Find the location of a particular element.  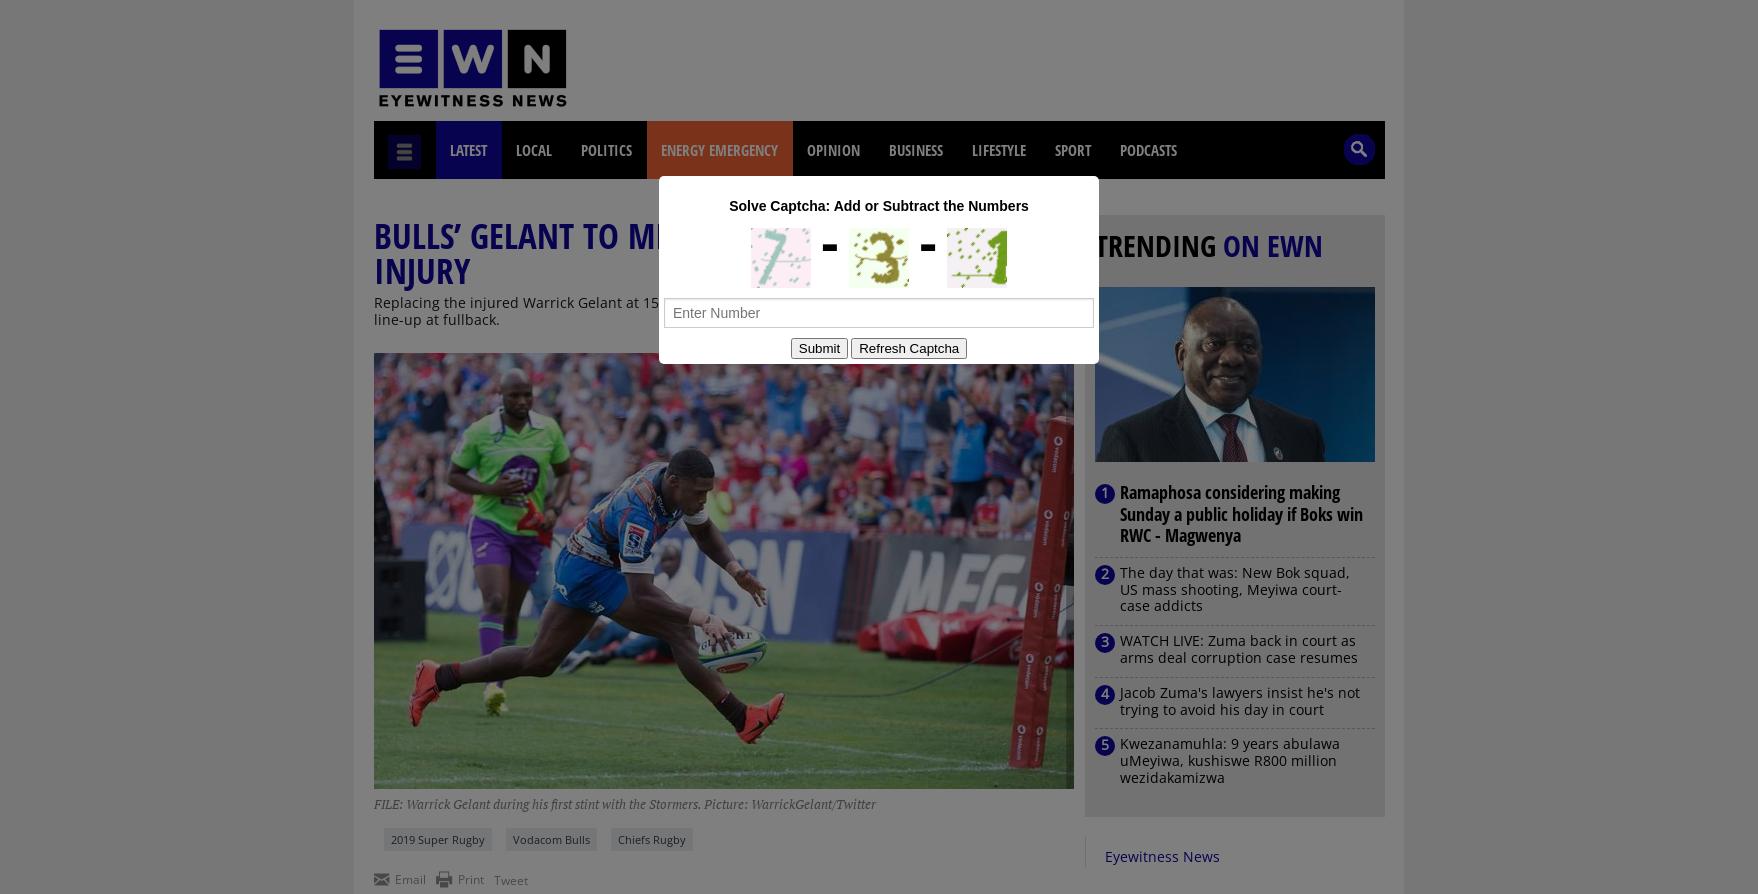

'The day that was: New Bok squad, US mass shooting, Meyiwa court-case addicts' is located at coordinates (1117, 588).